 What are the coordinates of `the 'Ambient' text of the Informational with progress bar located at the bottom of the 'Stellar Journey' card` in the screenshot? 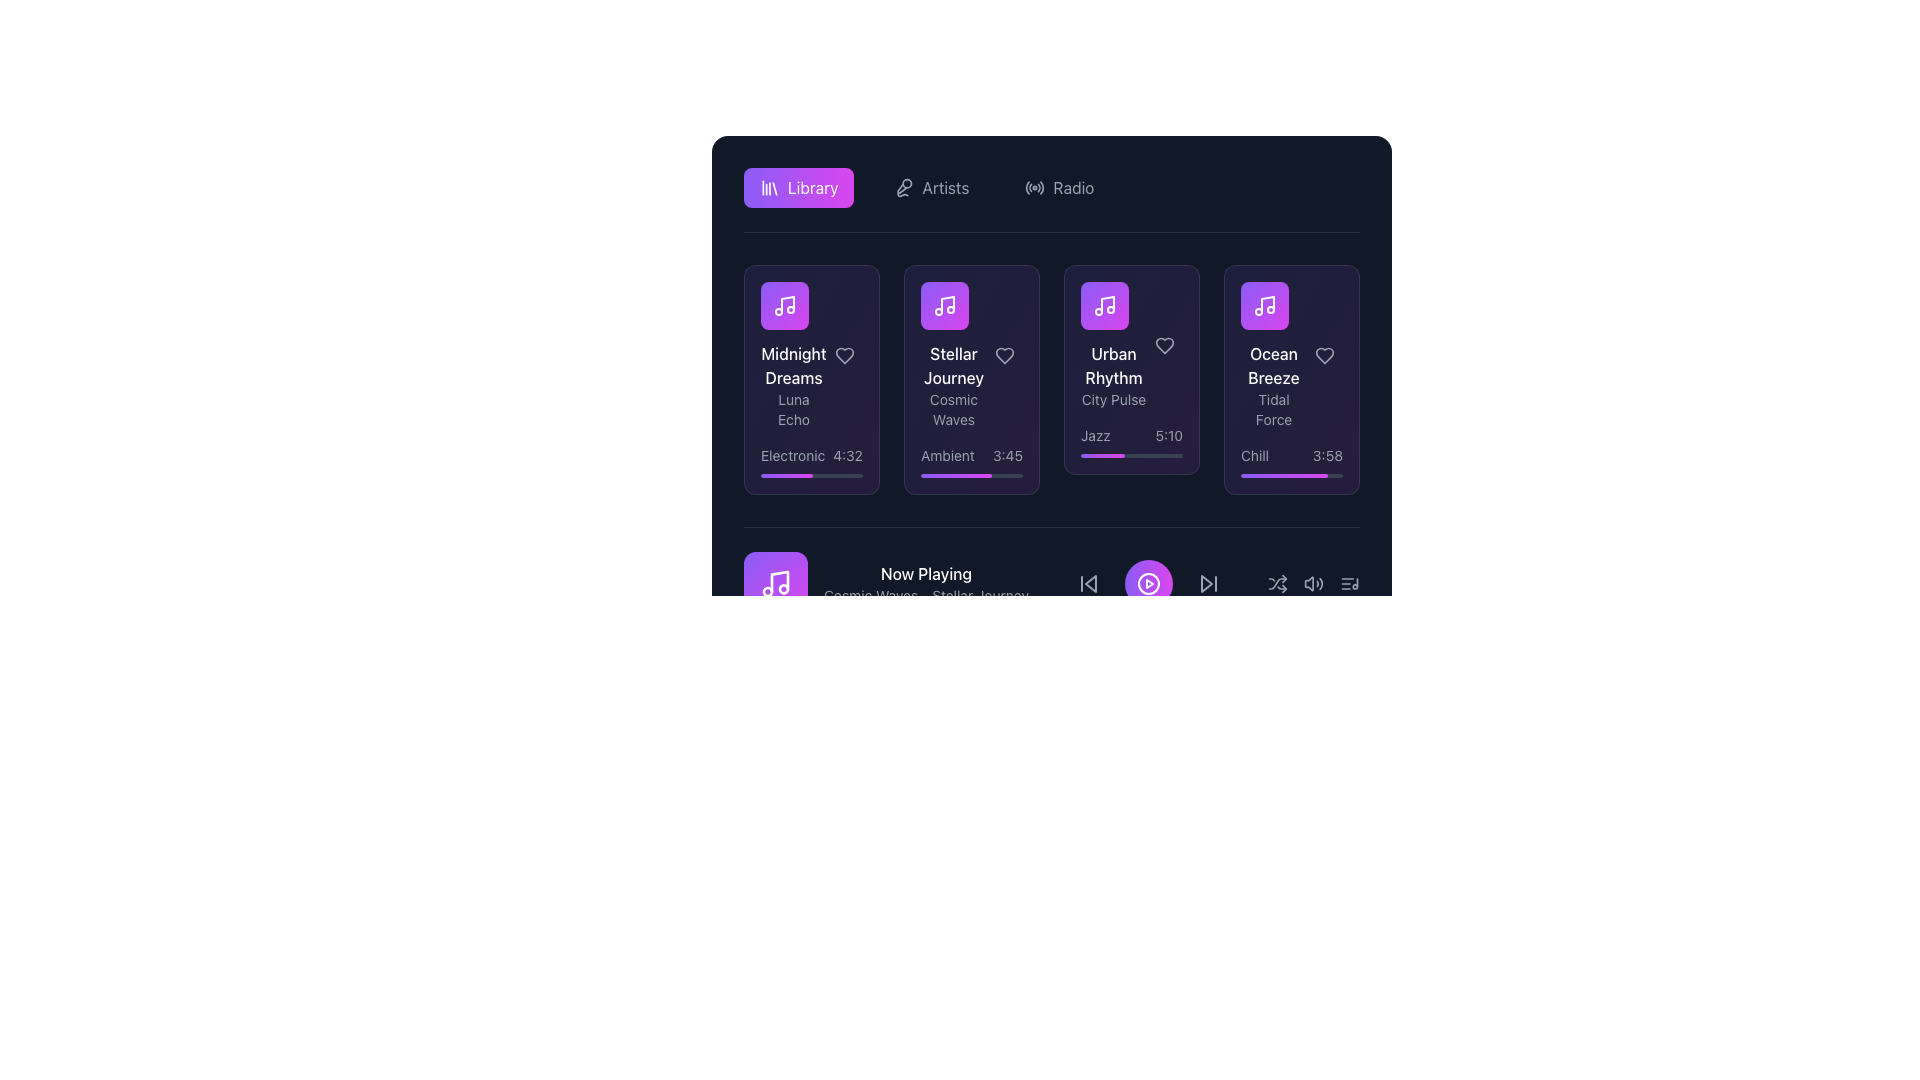 It's located at (971, 462).